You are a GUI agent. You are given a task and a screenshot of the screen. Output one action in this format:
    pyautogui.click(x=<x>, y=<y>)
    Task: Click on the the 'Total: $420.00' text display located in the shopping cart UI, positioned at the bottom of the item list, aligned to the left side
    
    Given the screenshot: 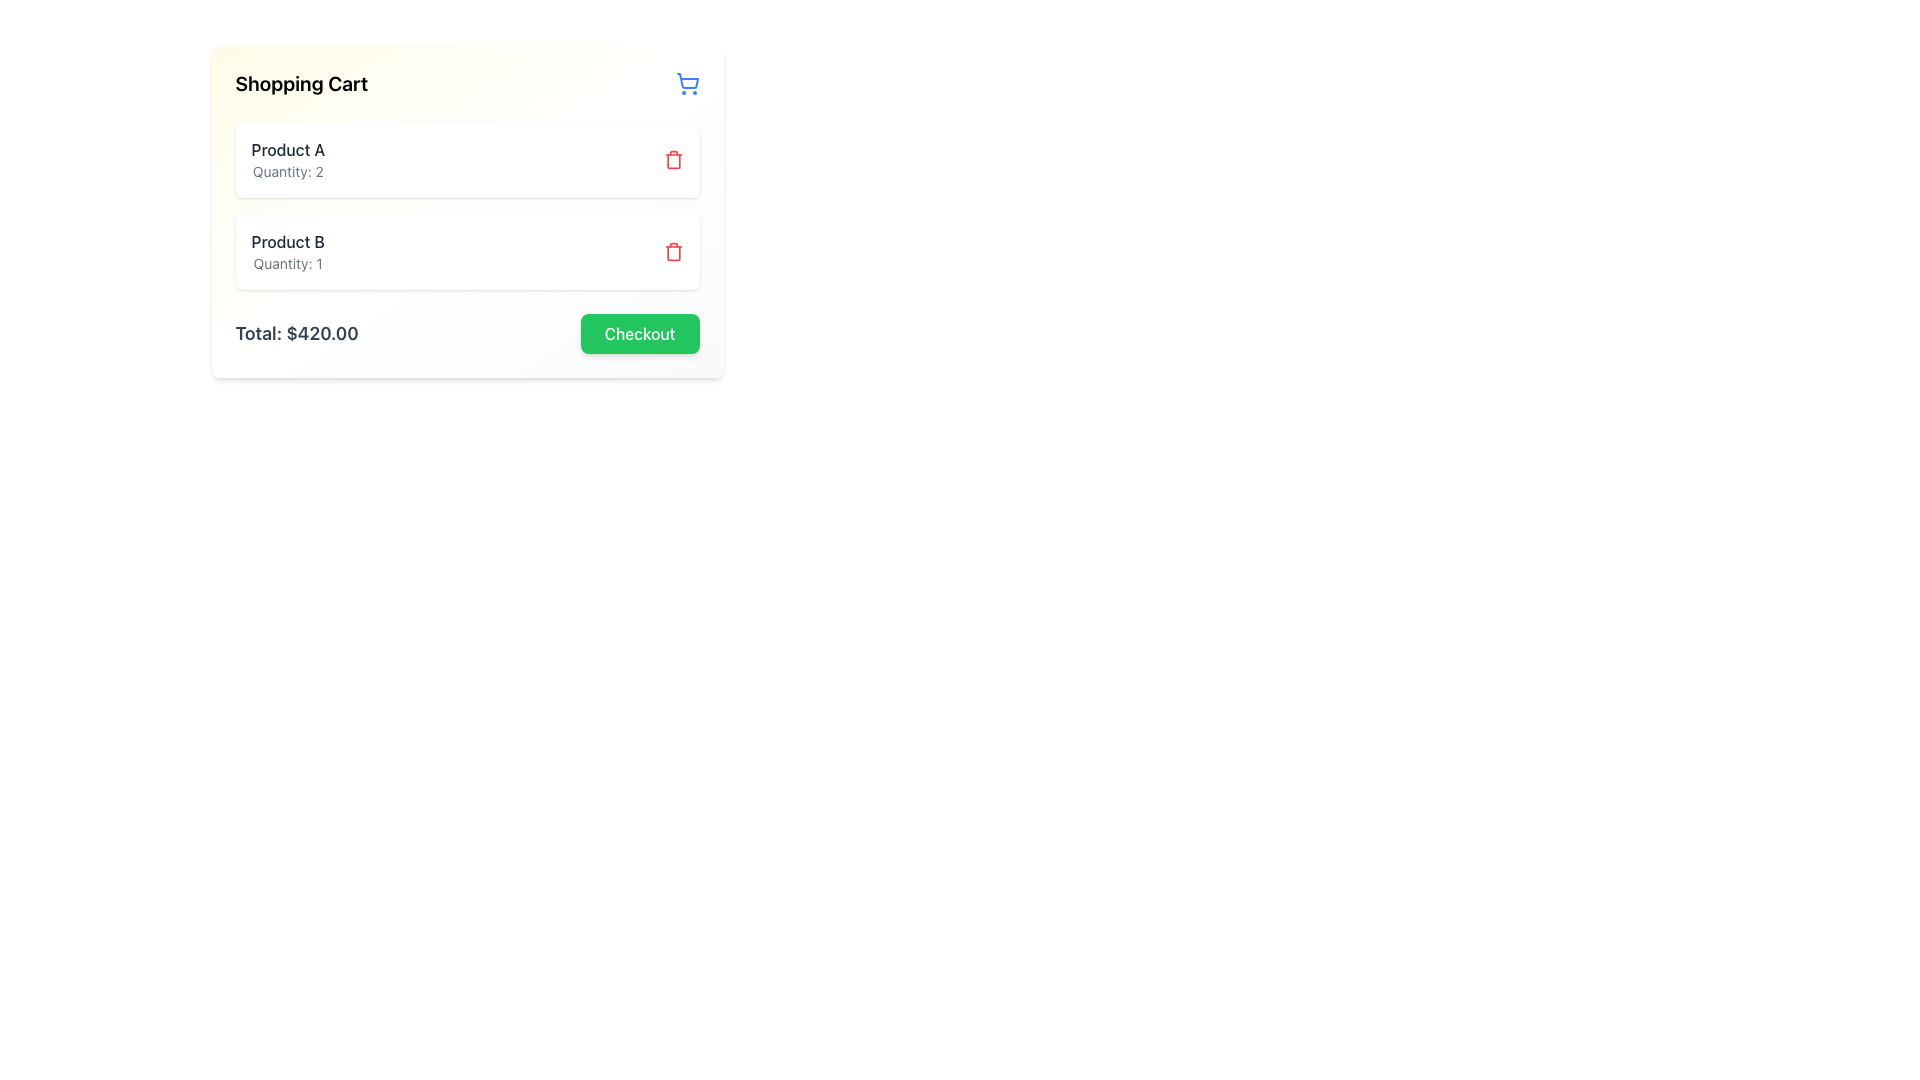 What is the action you would take?
    pyautogui.click(x=296, y=333)
    